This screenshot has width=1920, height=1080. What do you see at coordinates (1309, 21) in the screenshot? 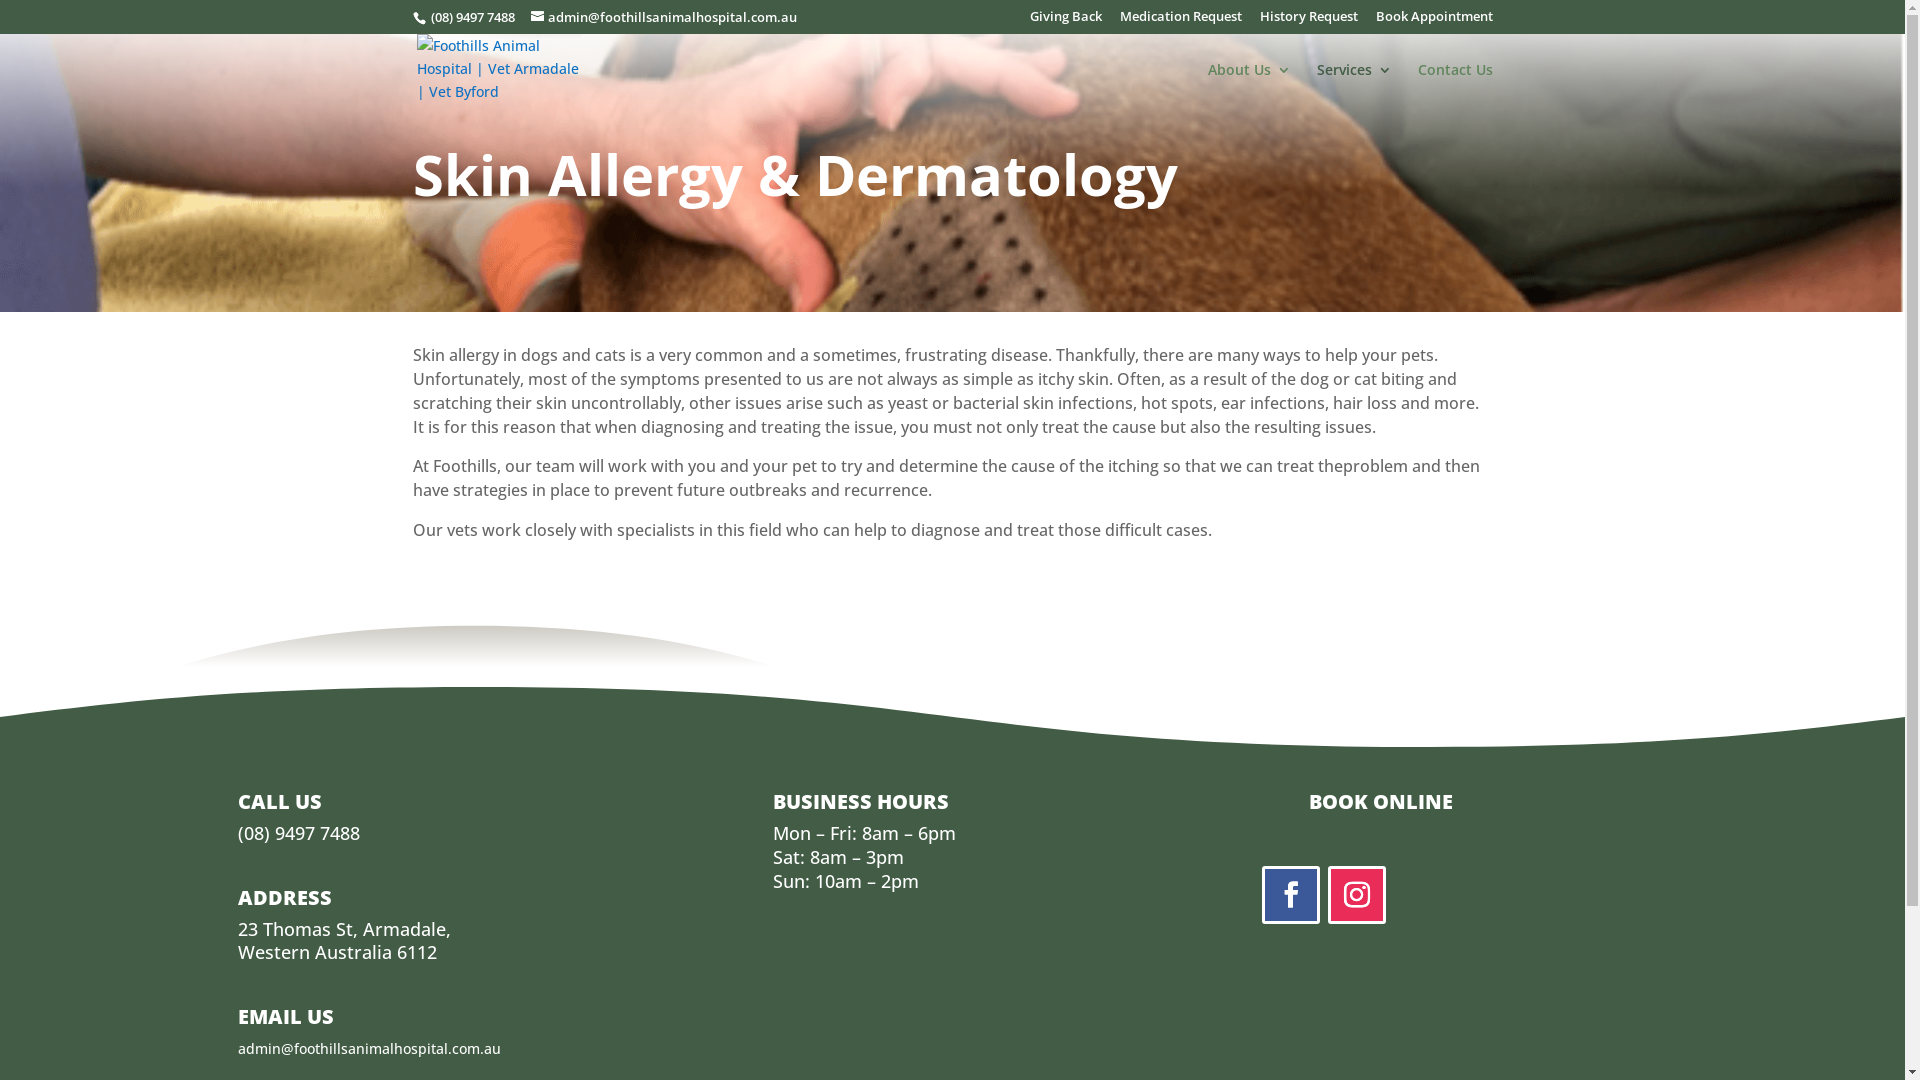
I see `'History Request'` at bounding box center [1309, 21].